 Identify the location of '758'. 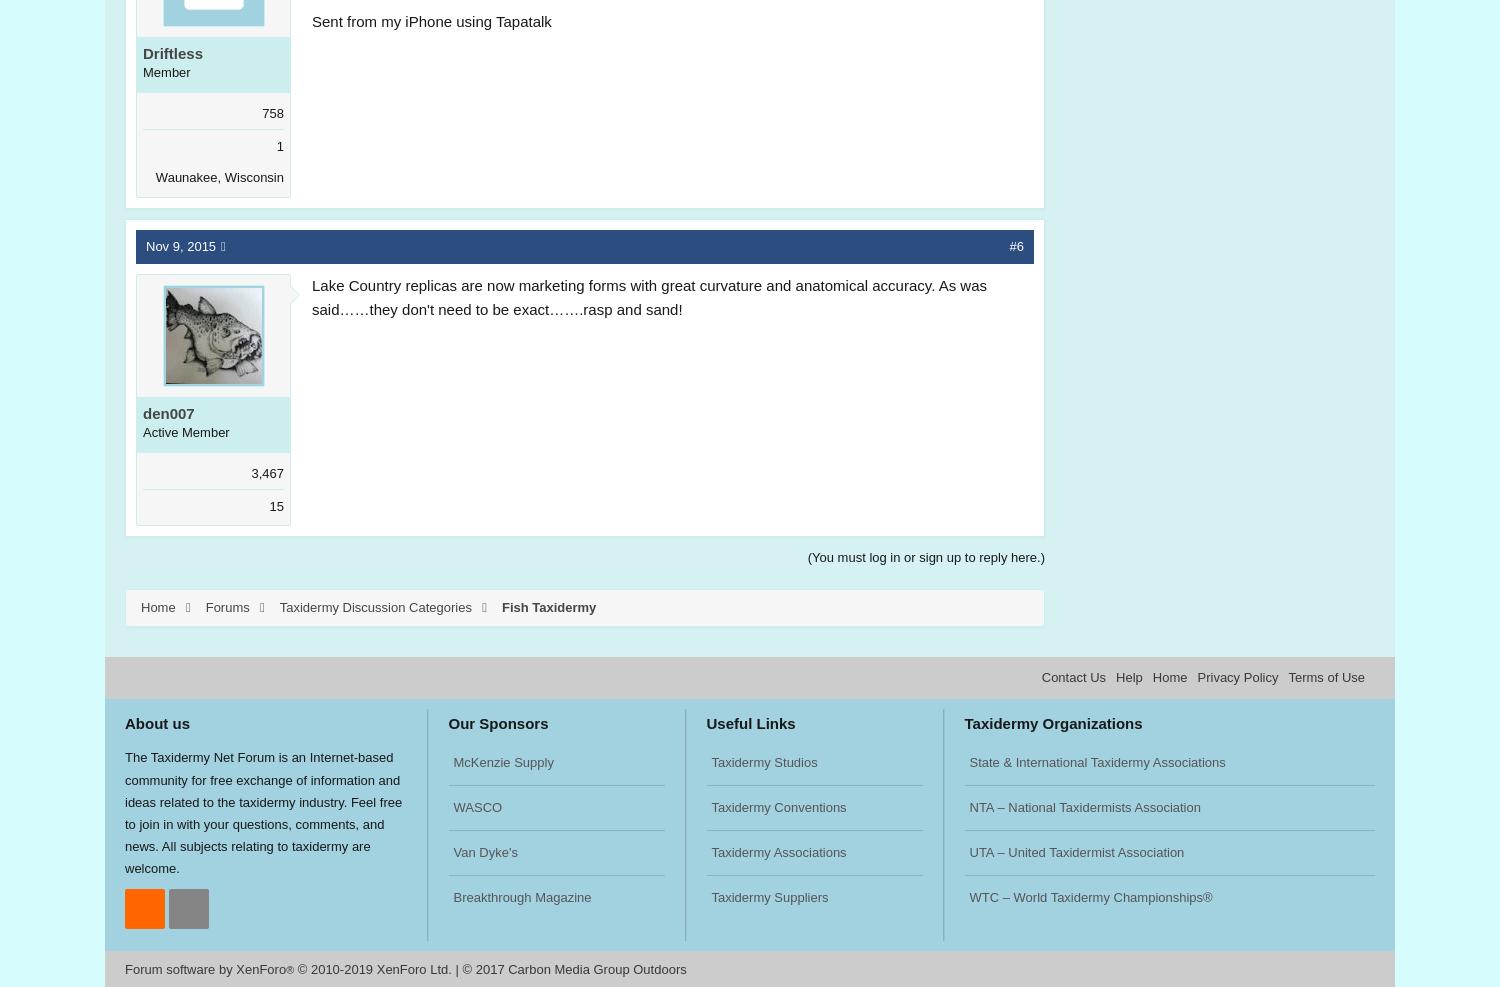
(273, 113).